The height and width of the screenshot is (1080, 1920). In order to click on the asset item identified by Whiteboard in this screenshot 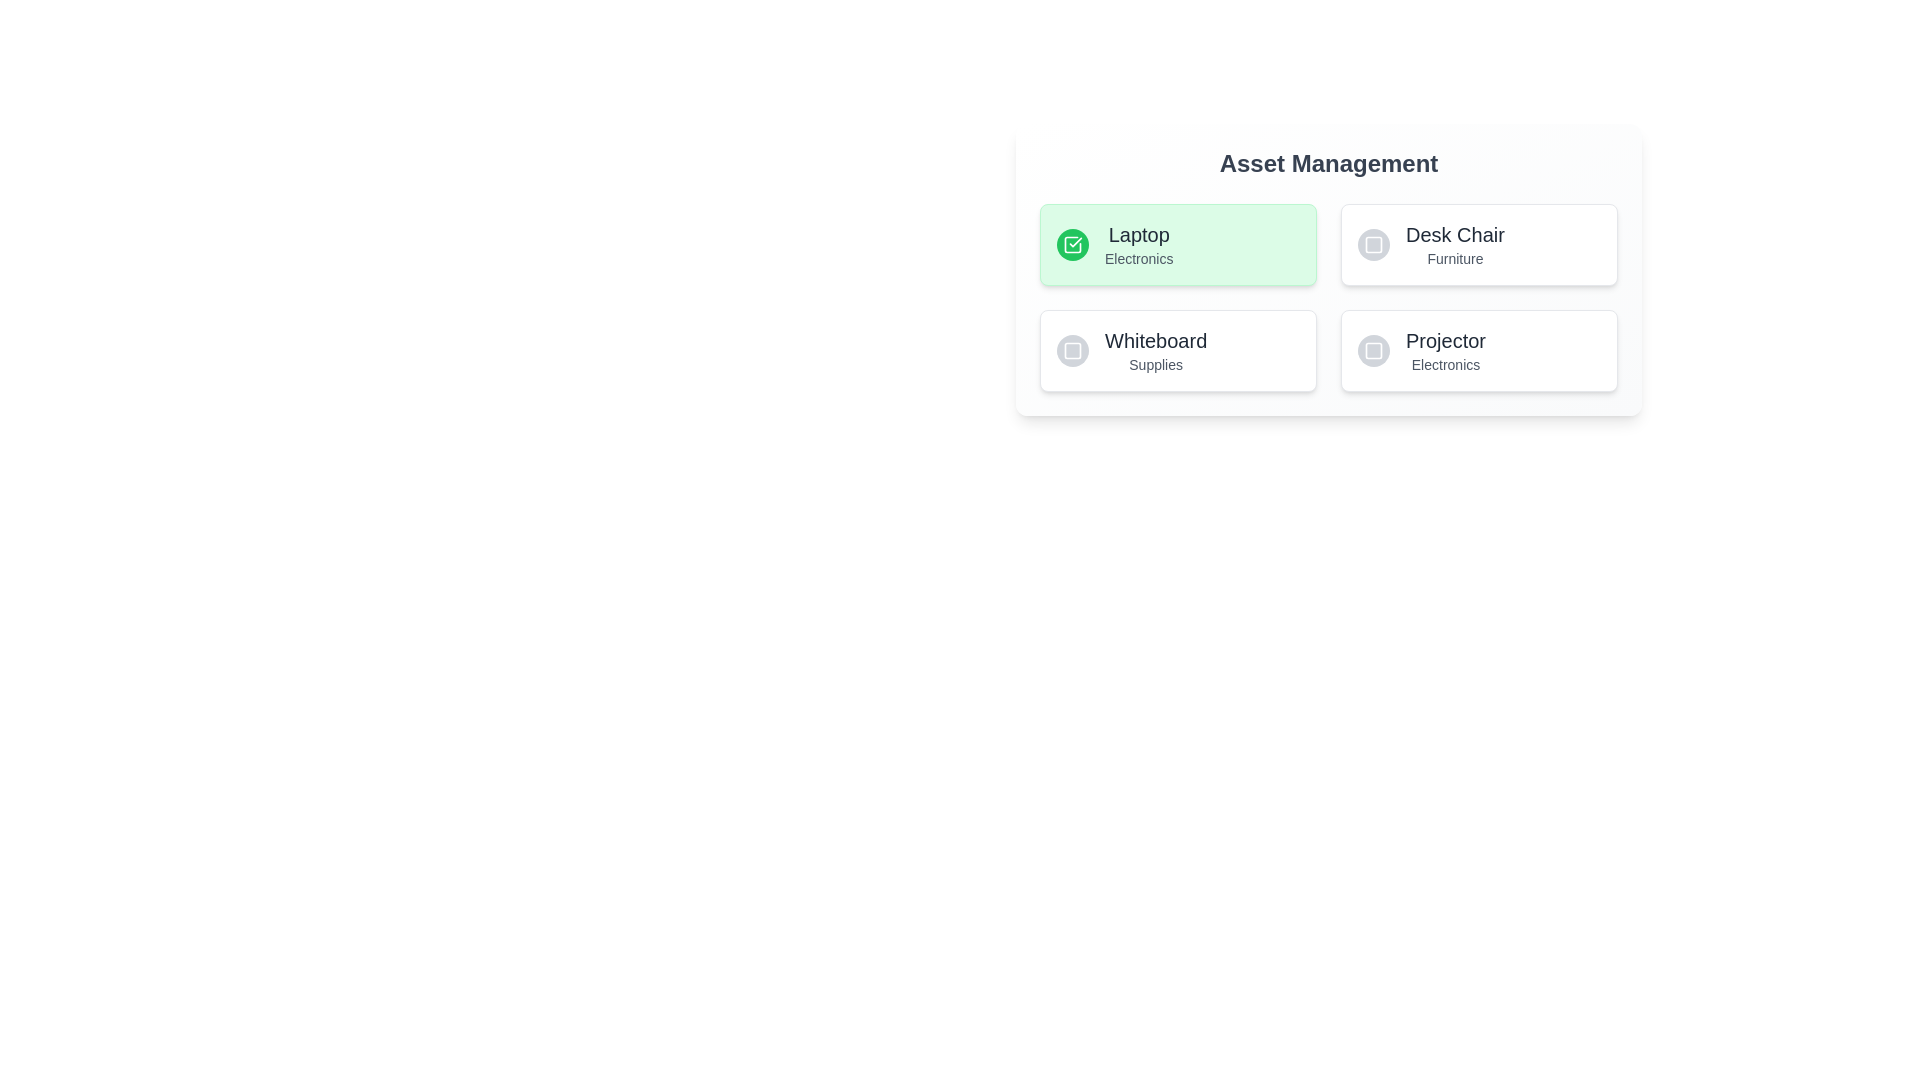, I will do `click(1178, 350)`.